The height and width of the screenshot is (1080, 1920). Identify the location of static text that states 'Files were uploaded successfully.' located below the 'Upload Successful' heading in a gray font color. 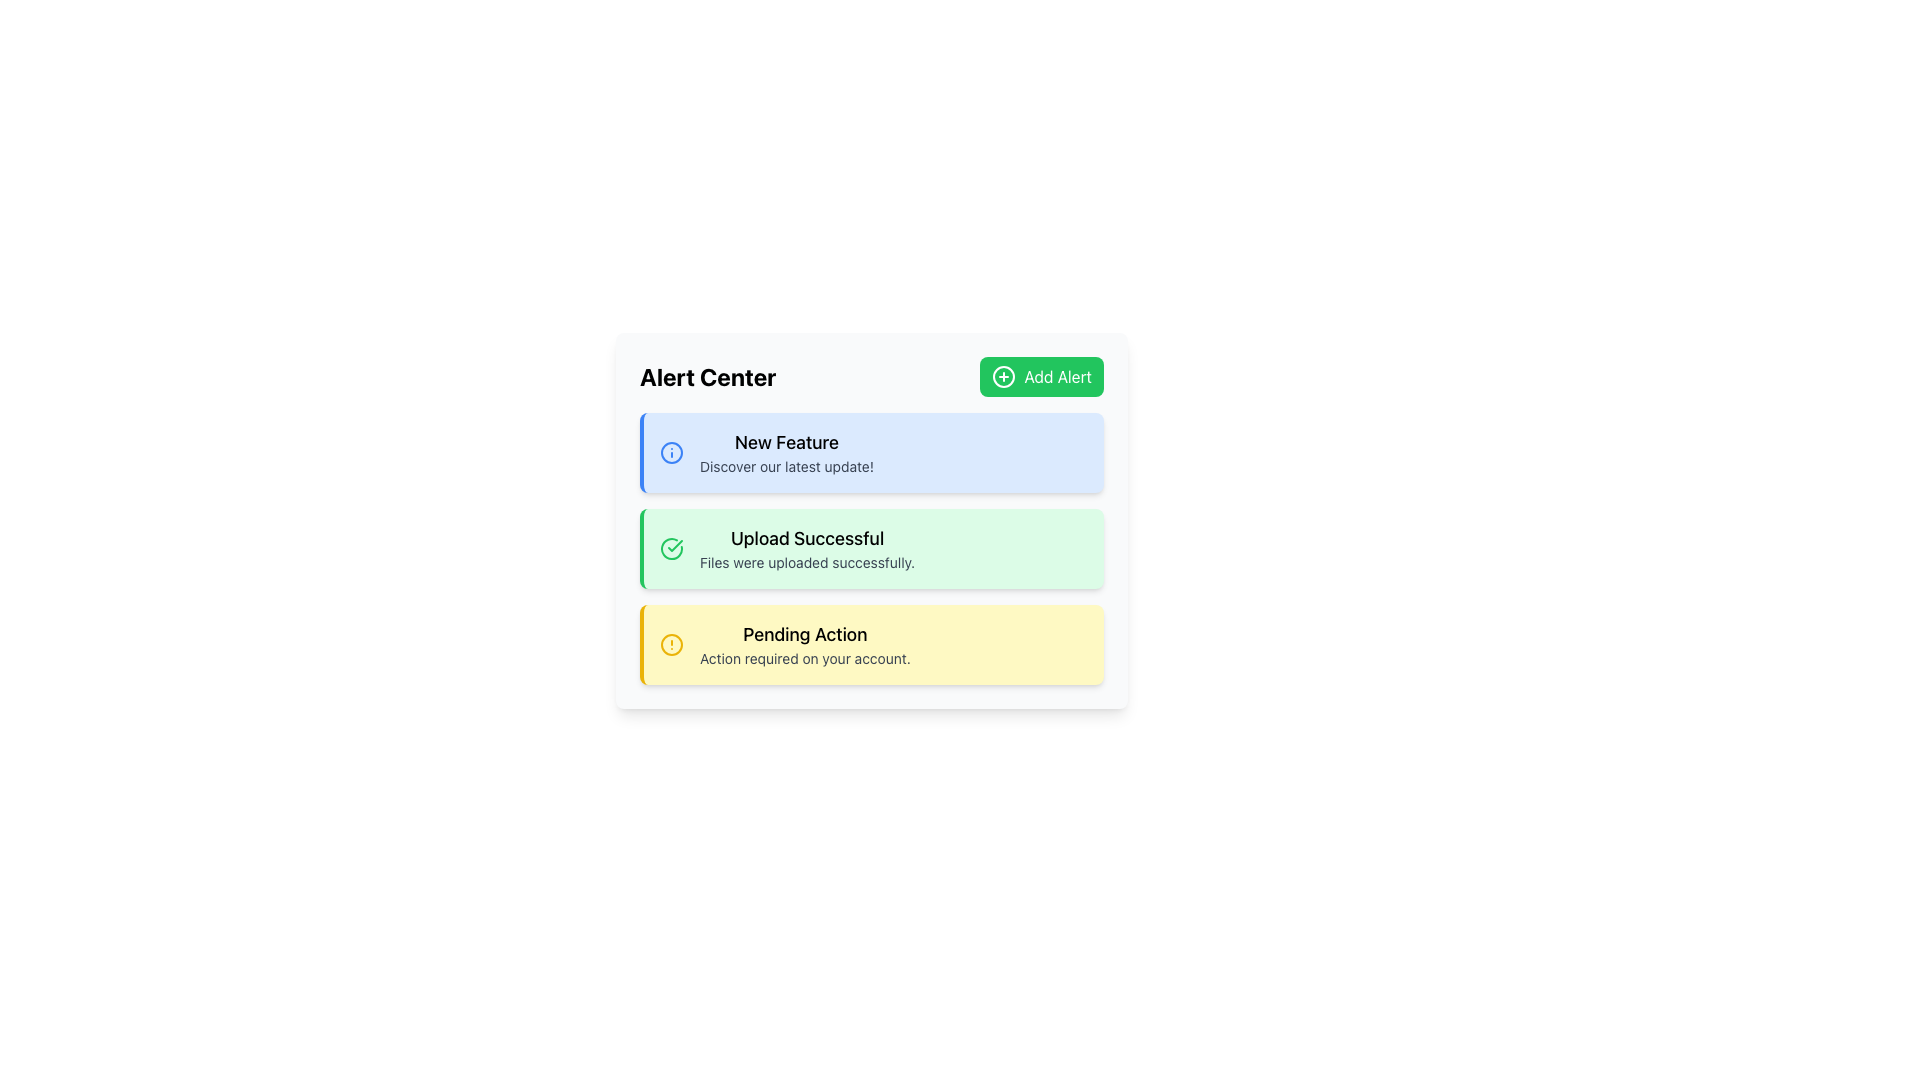
(807, 563).